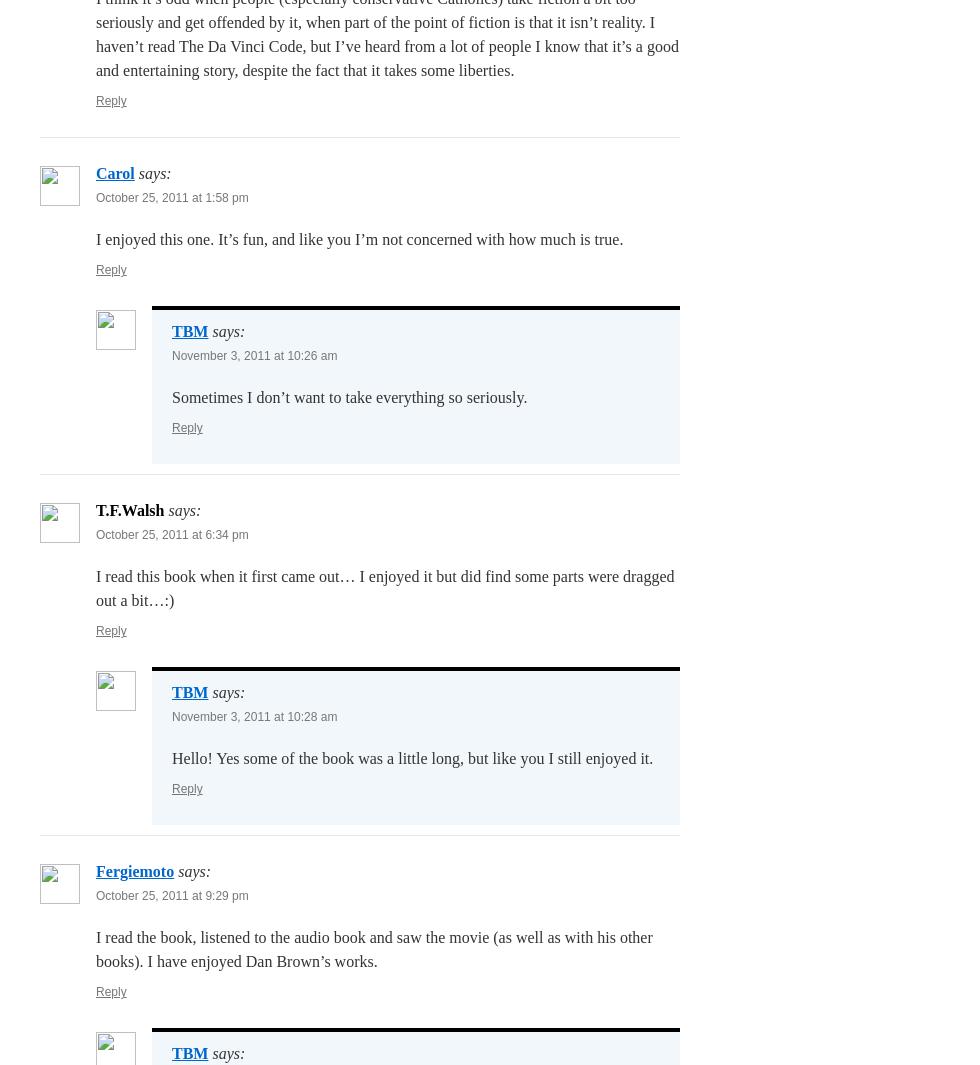  Describe the element at coordinates (171, 355) in the screenshot. I see `'November 3, 2011 at 10:26 am'` at that location.